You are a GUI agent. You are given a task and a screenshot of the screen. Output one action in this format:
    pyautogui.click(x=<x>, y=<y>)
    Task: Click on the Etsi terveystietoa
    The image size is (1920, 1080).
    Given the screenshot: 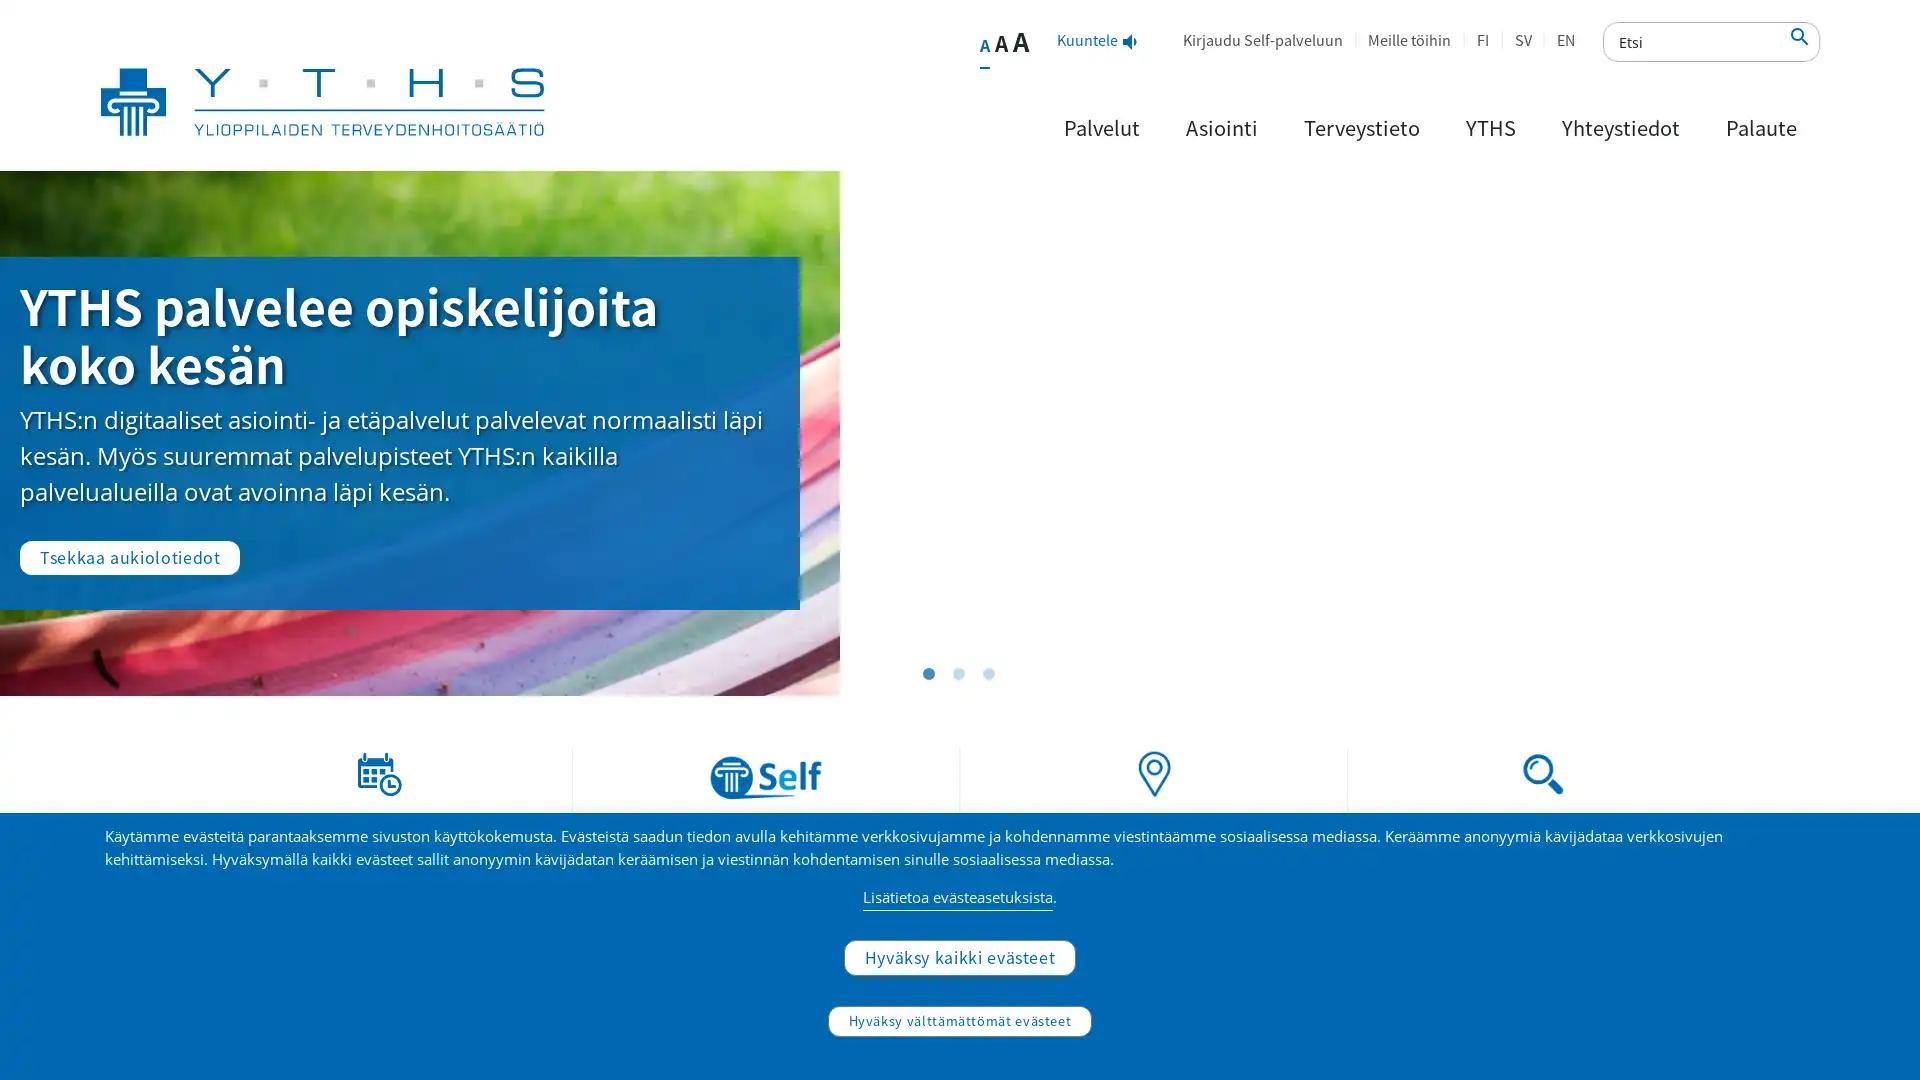 What is the action you would take?
    pyautogui.click(x=1683, y=945)
    